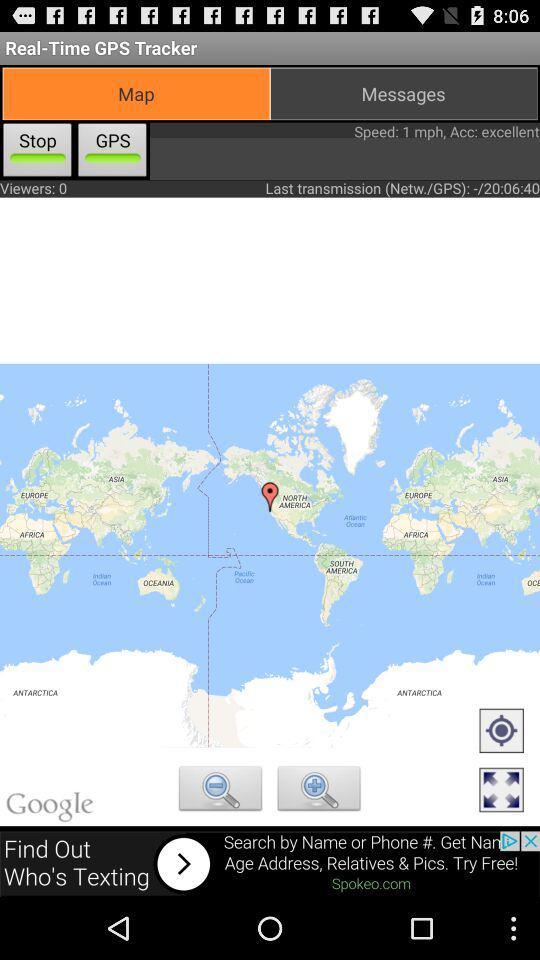 The image size is (540, 960). I want to click on set marker, so click(500, 731).